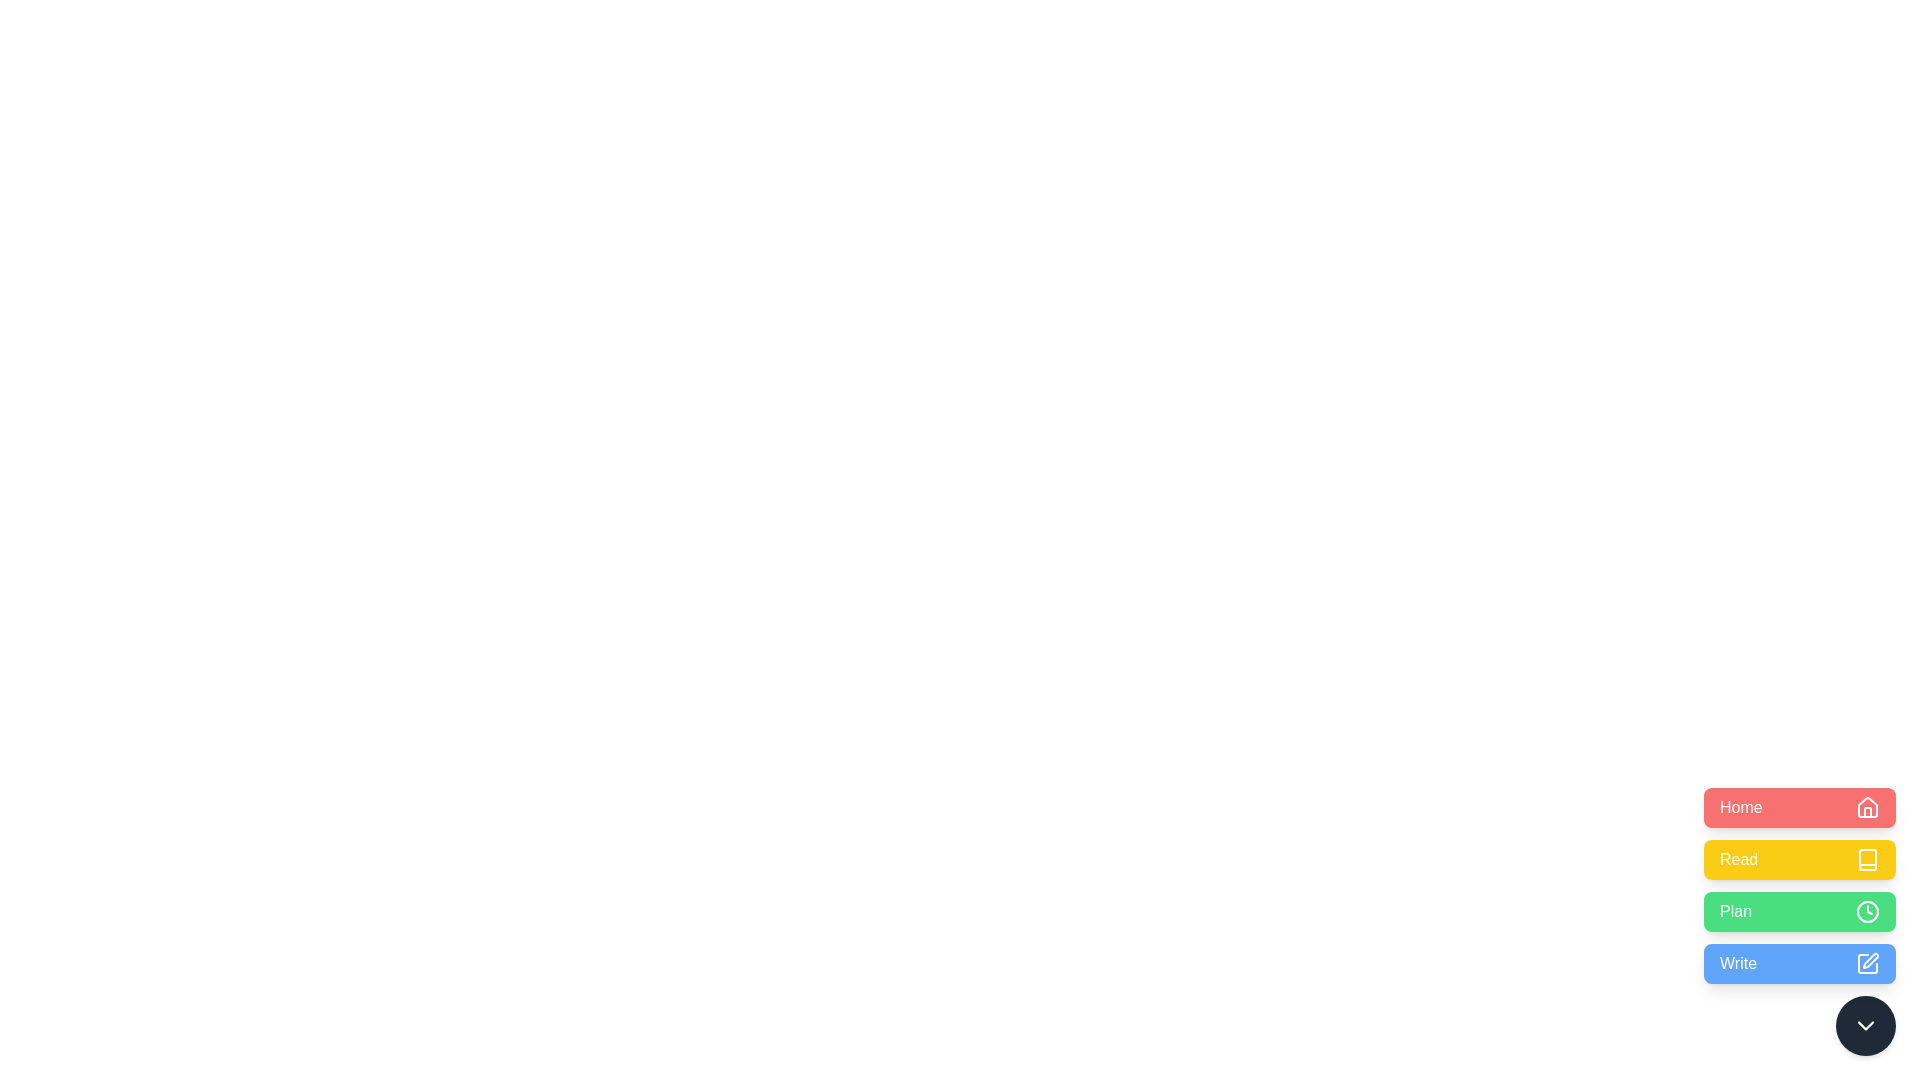  What do you see at coordinates (1800, 806) in the screenshot?
I see `the Home button` at bounding box center [1800, 806].